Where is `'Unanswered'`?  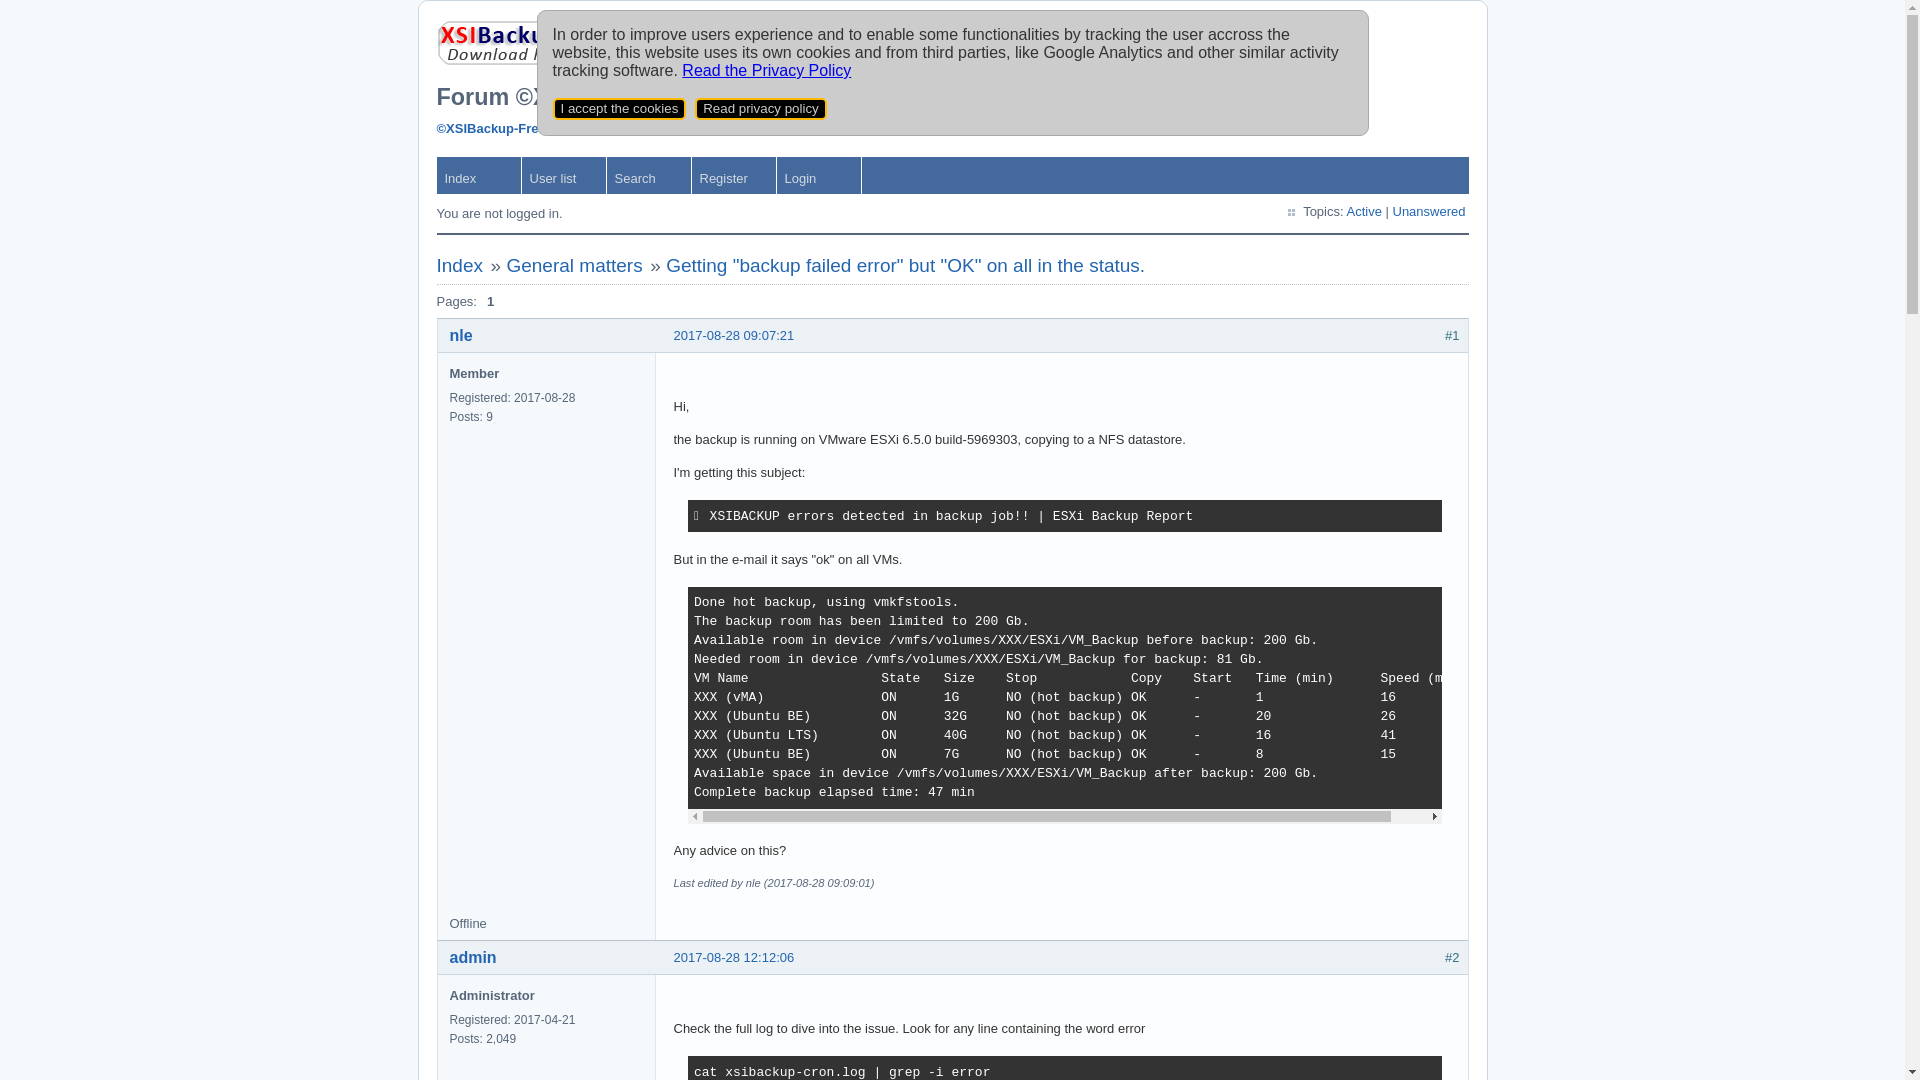
'Unanswered' is located at coordinates (1427, 211).